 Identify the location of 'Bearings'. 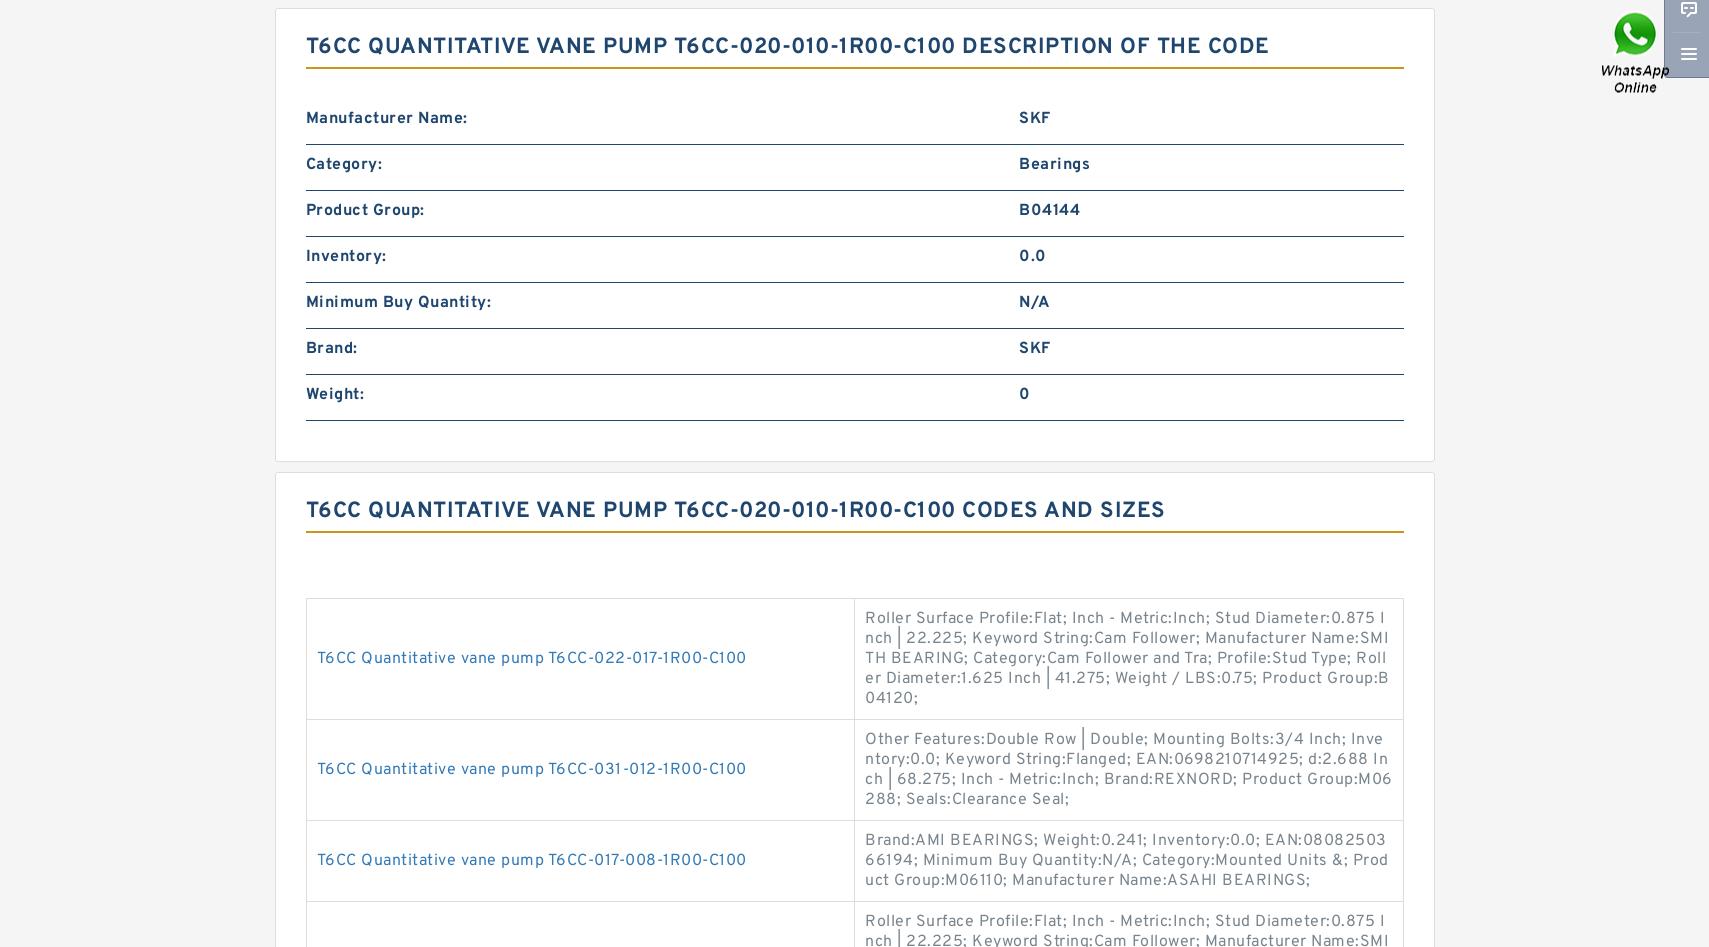
(1054, 163).